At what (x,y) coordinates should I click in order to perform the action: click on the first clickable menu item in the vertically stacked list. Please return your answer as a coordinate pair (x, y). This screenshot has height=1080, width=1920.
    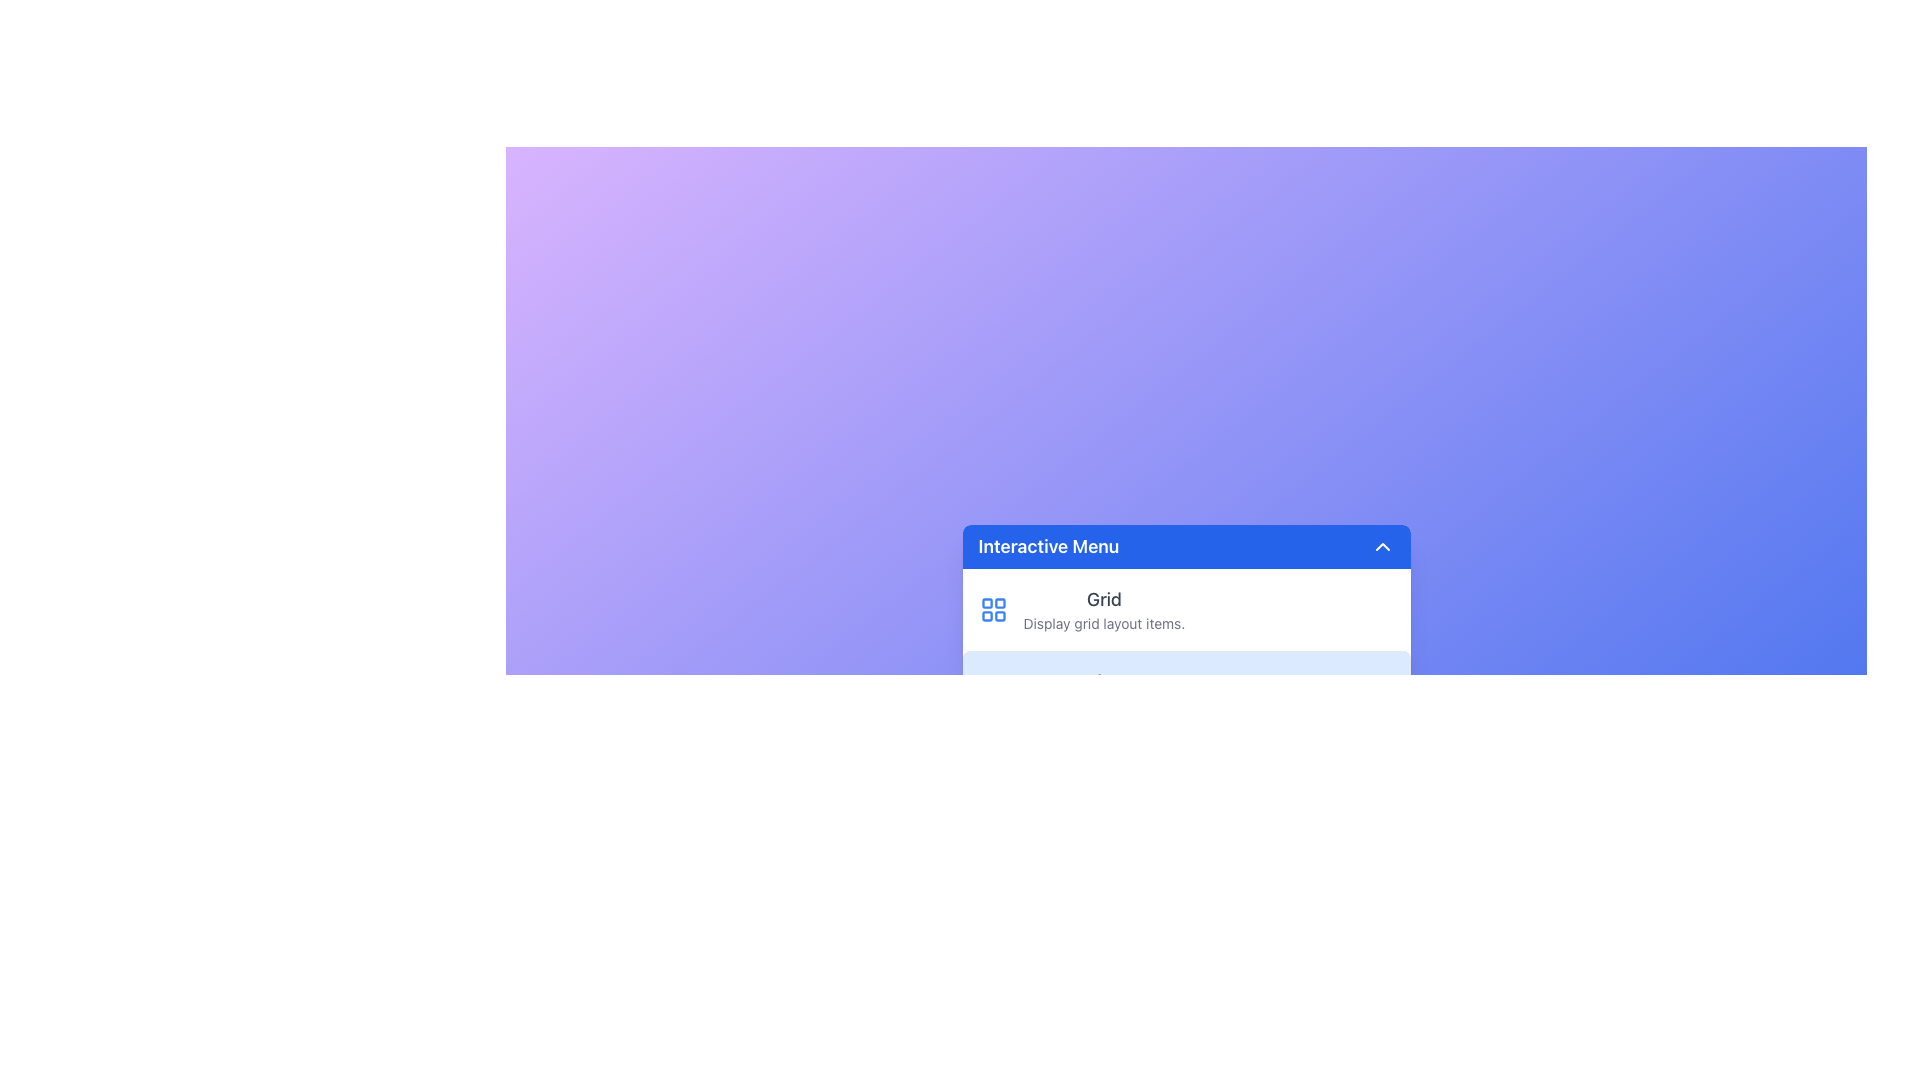
    Looking at the image, I should click on (1186, 608).